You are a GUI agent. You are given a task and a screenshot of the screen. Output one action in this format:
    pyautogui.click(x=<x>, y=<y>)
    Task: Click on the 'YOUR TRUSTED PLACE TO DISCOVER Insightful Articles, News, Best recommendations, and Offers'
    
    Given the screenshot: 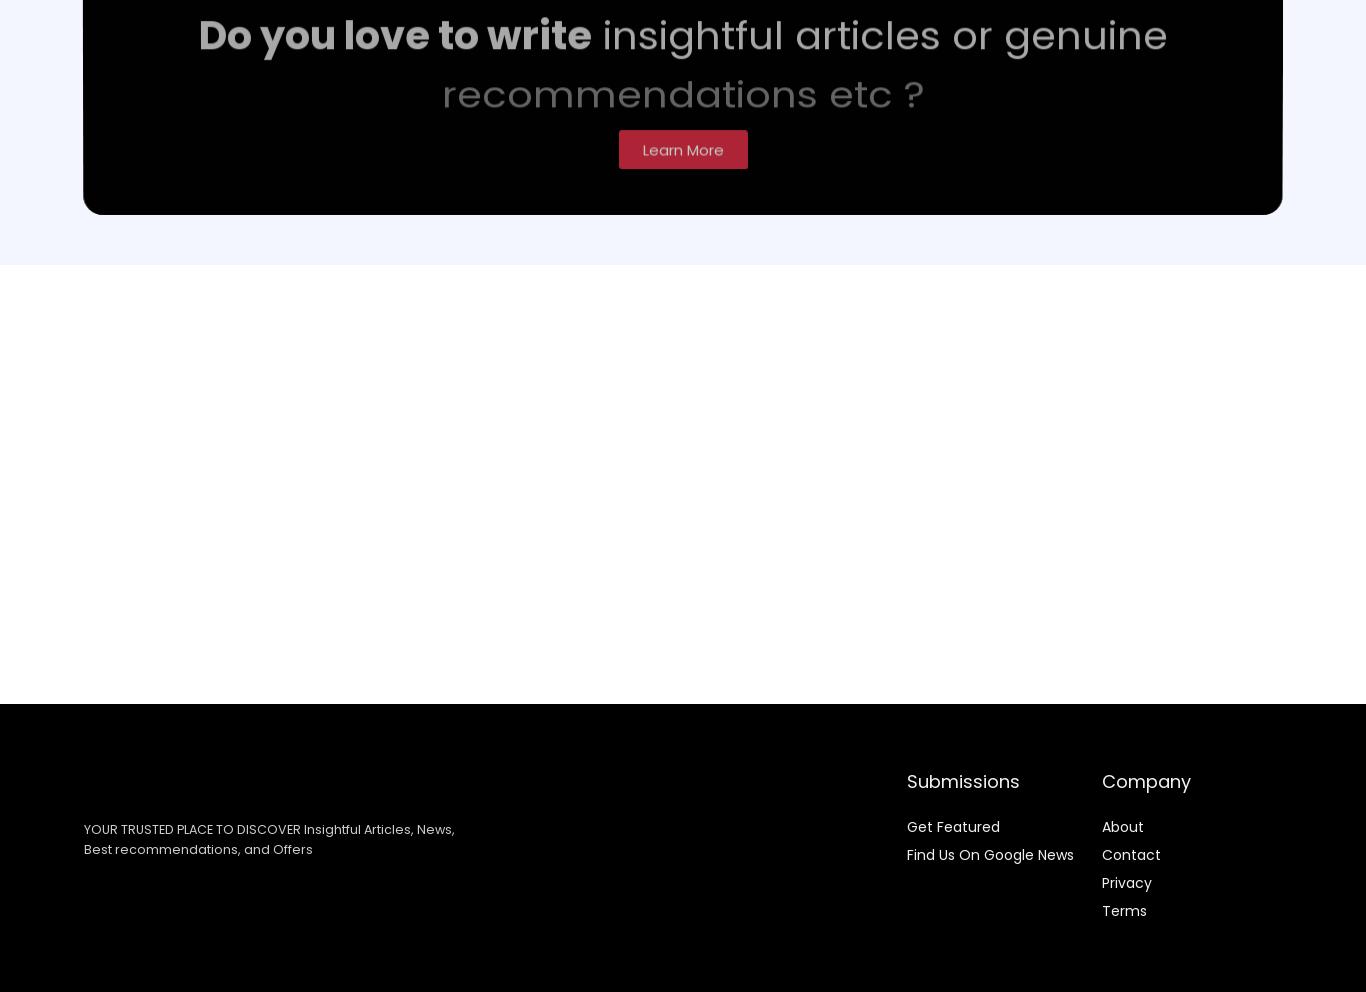 What is the action you would take?
    pyautogui.click(x=268, y=837)
    